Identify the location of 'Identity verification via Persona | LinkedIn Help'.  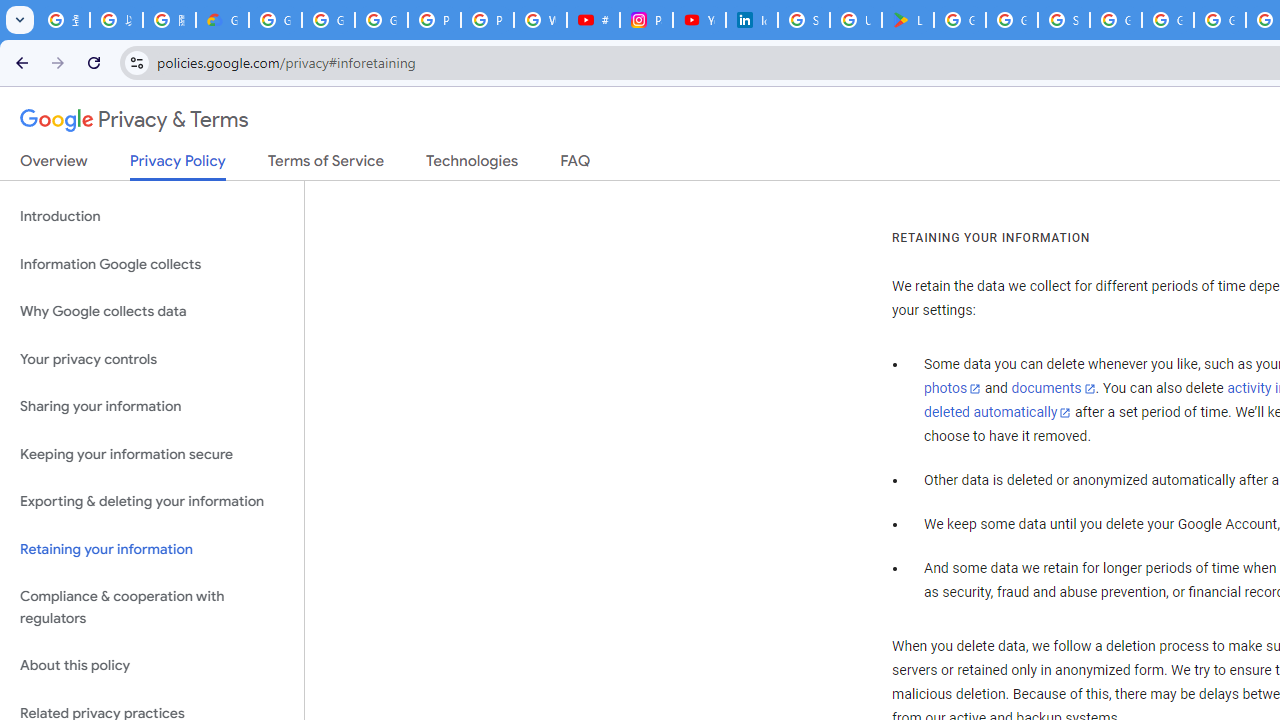
(751, 20).